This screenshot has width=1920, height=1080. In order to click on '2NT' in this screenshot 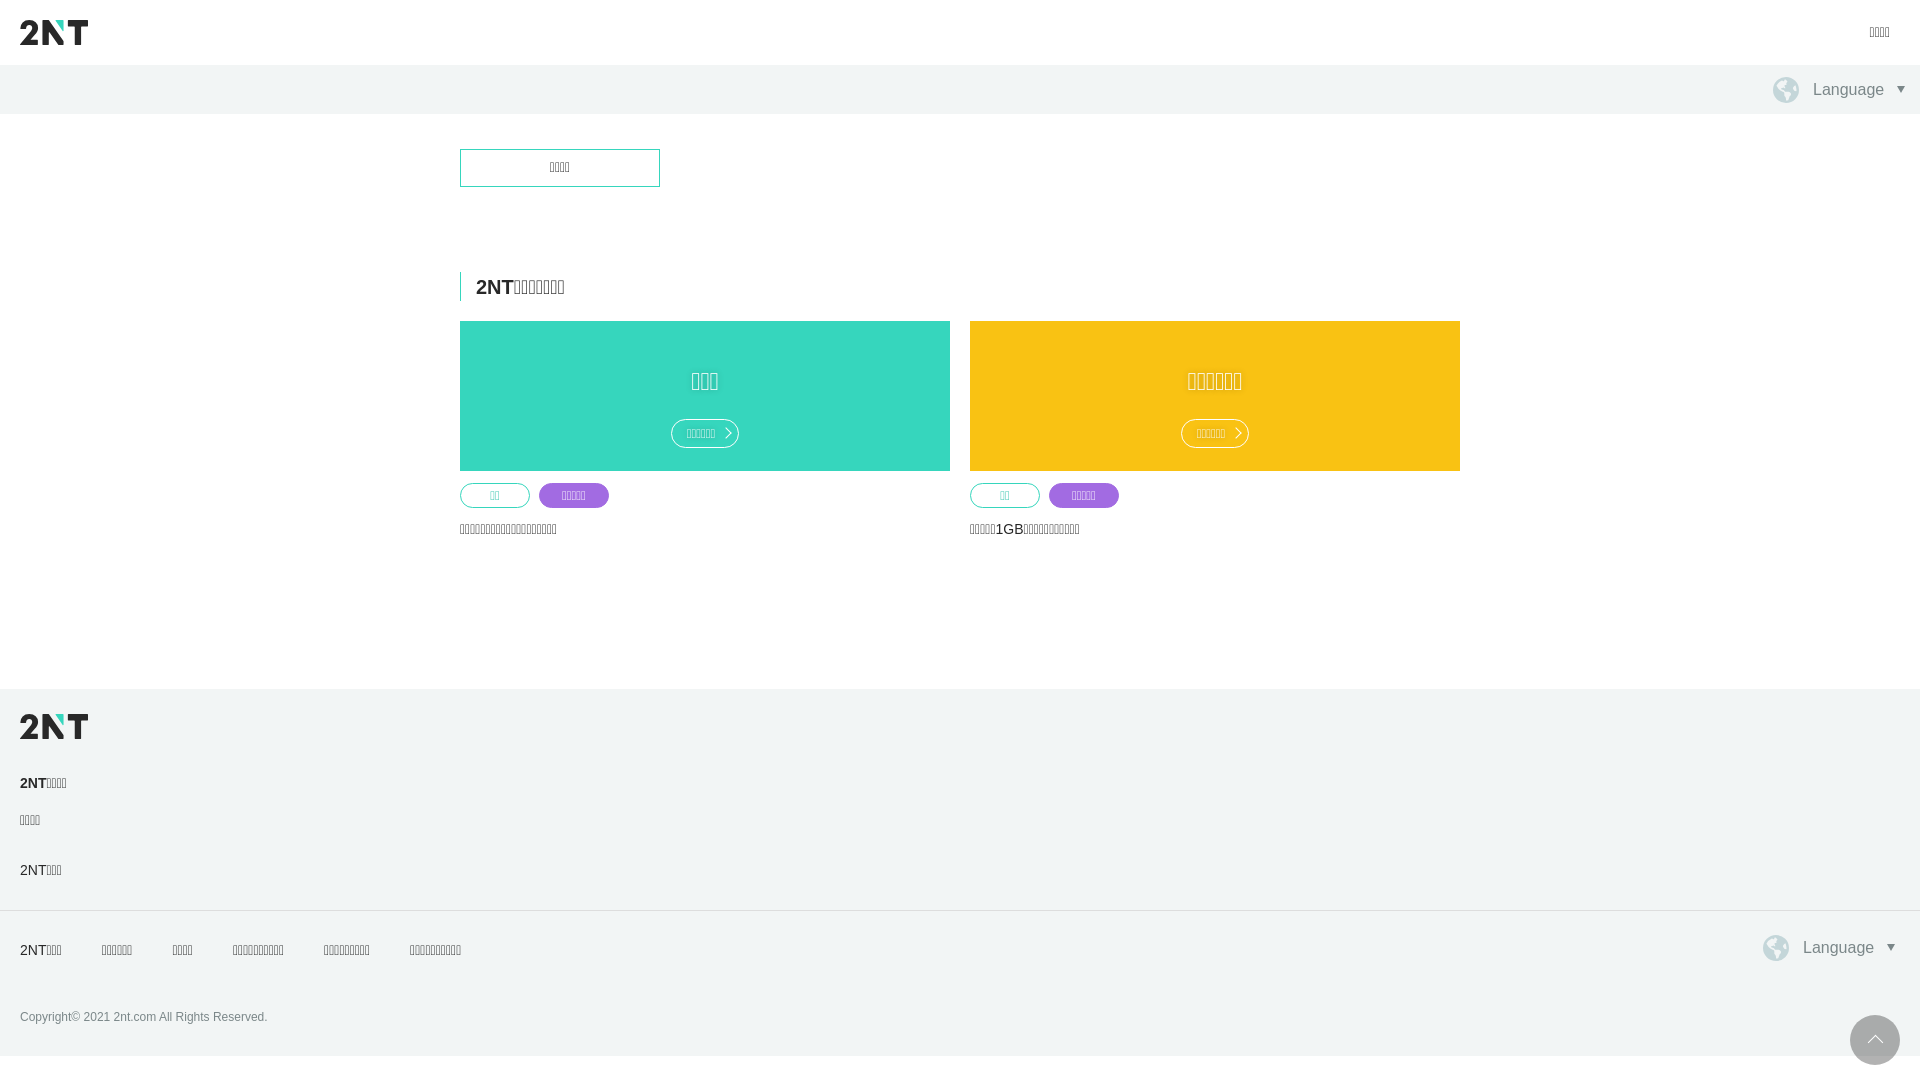, I will do `click(53, 31)`.